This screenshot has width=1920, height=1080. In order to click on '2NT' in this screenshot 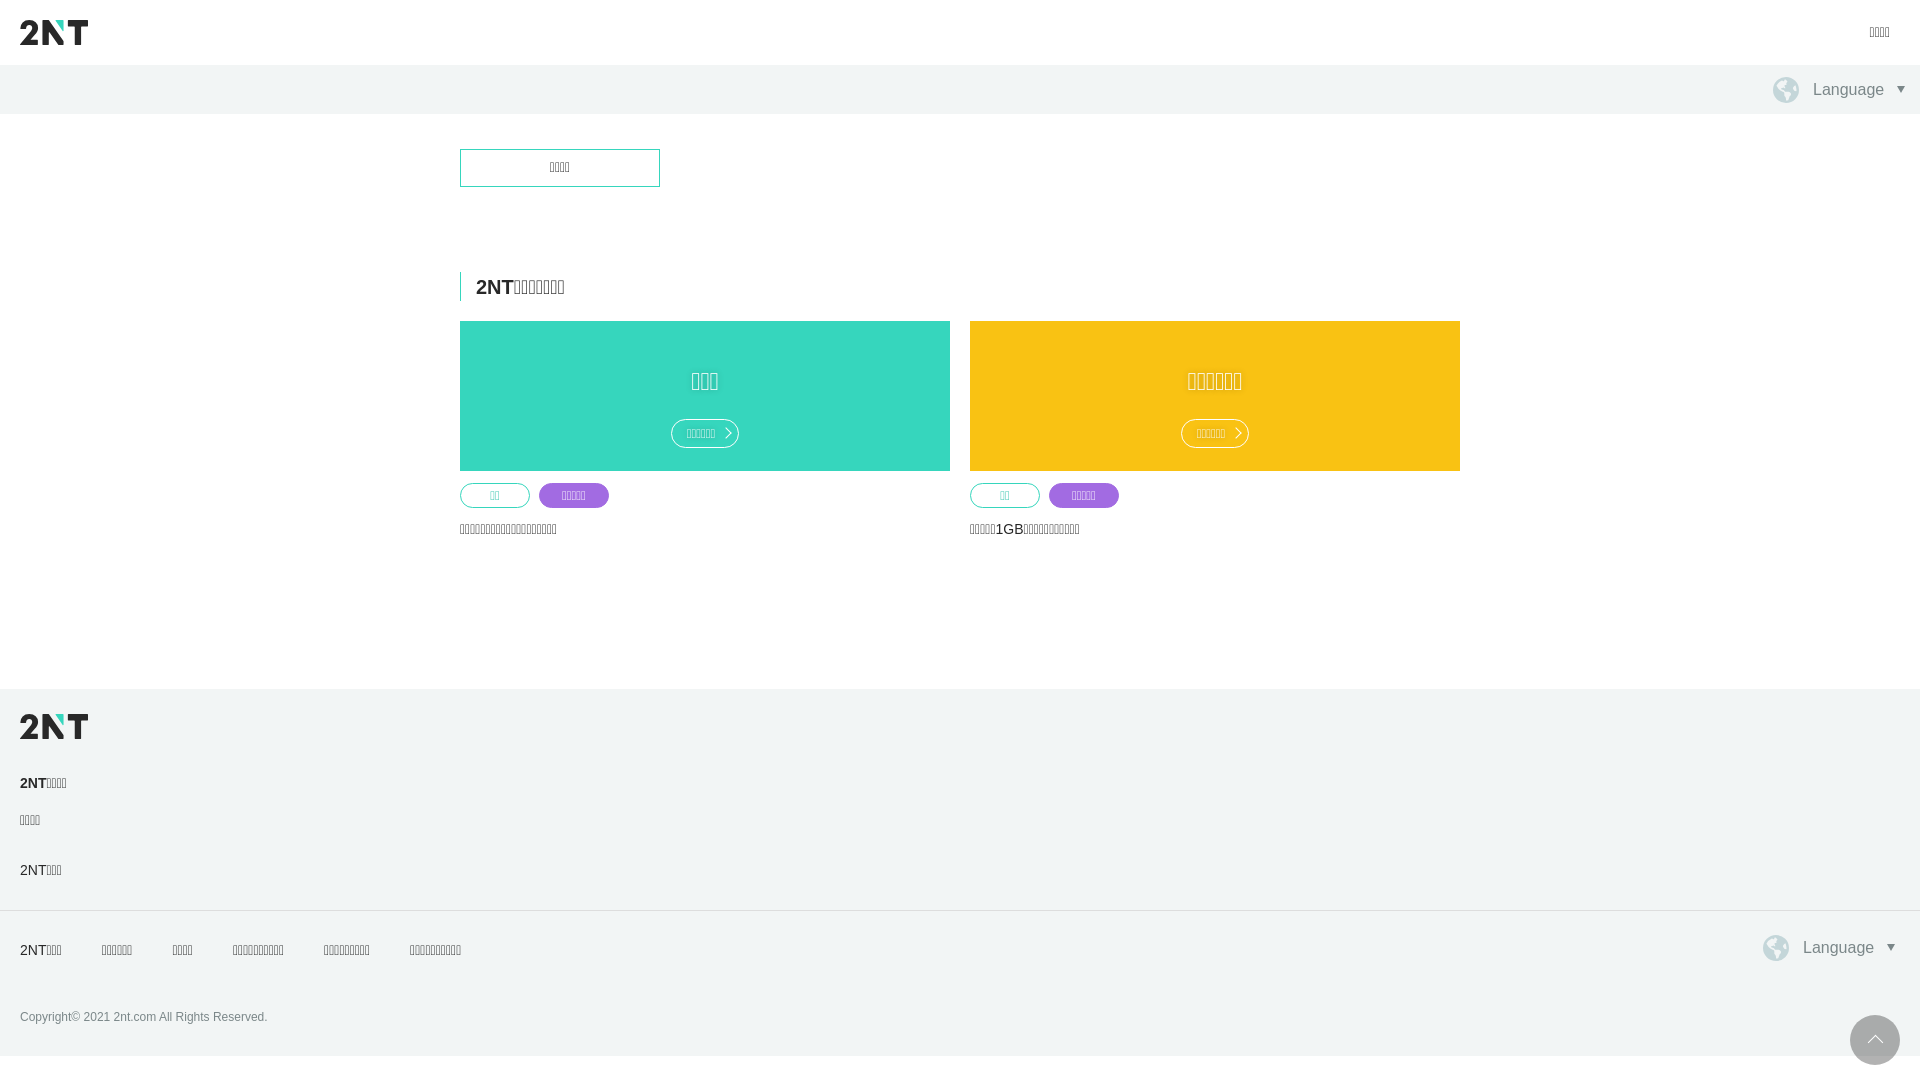, I will do `click(53, 31)`.